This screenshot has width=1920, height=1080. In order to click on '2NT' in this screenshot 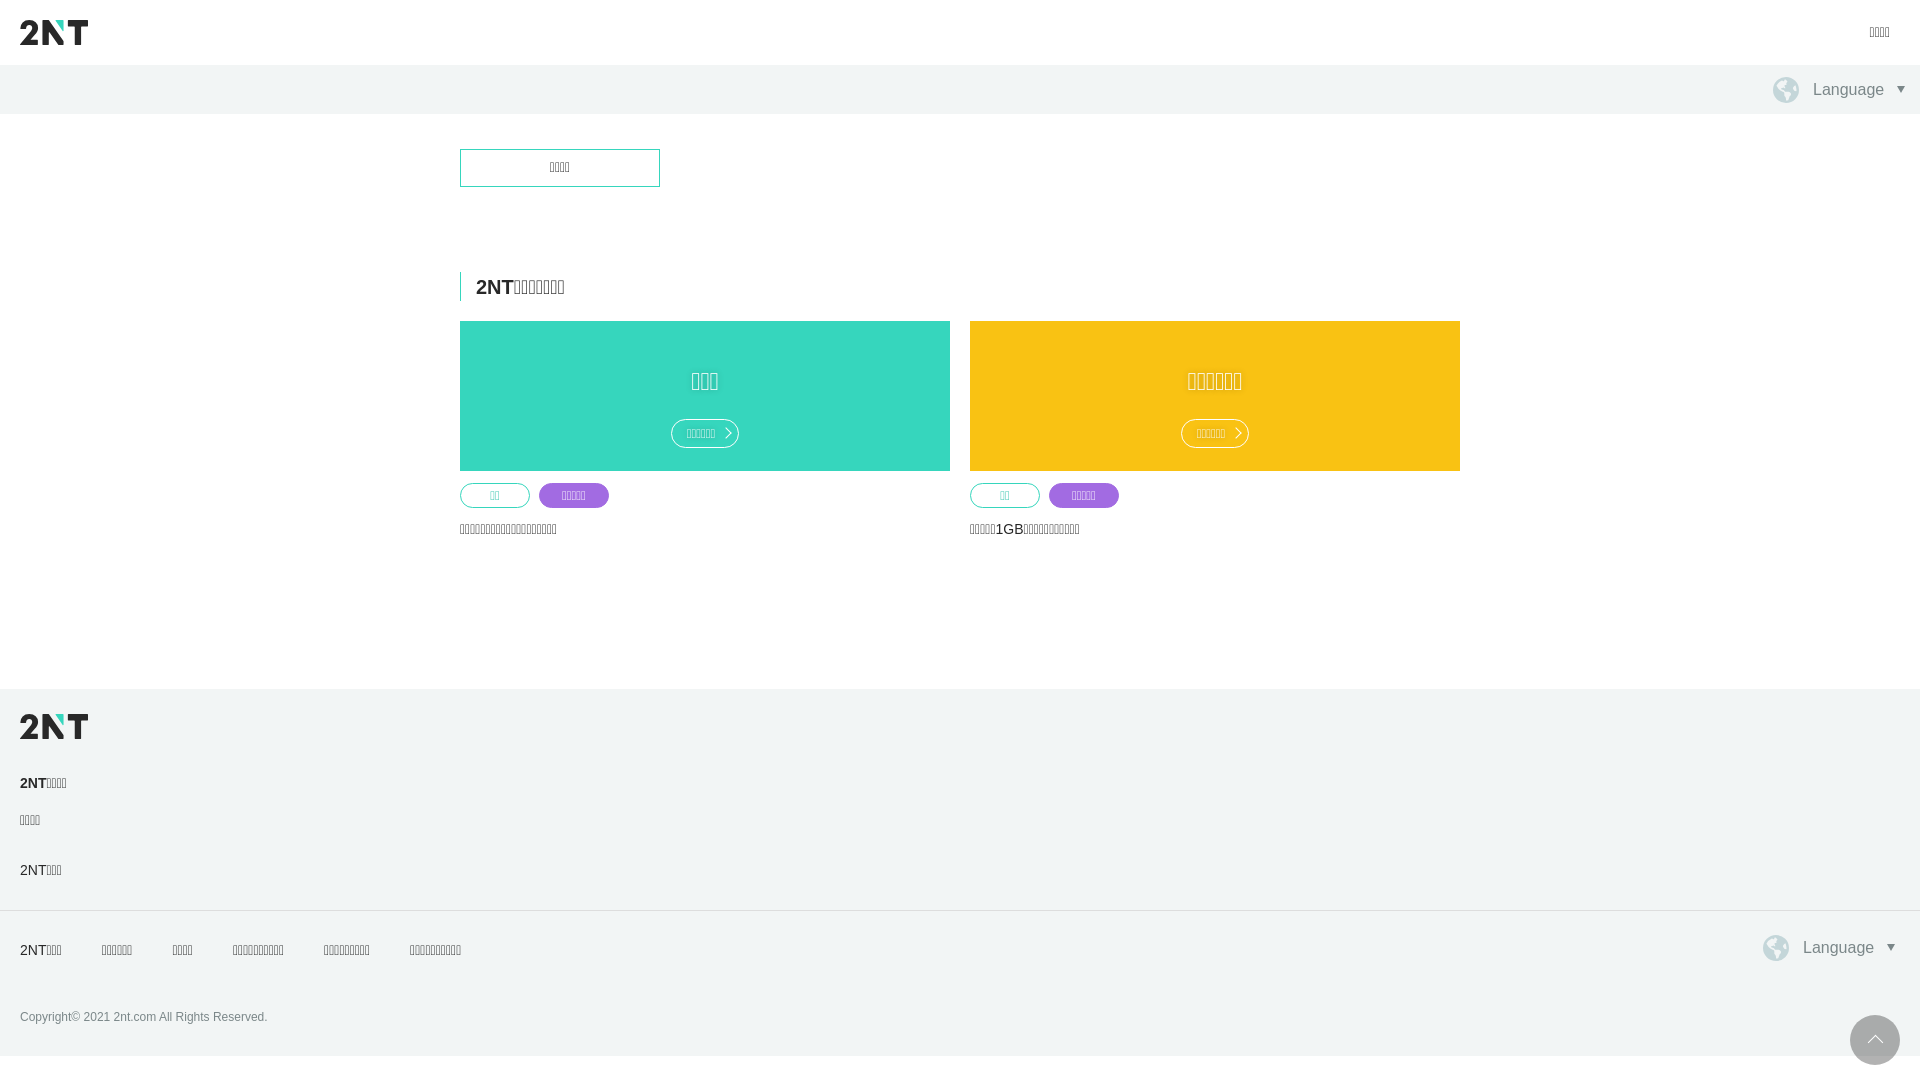, I will do `click(53, 31)`.